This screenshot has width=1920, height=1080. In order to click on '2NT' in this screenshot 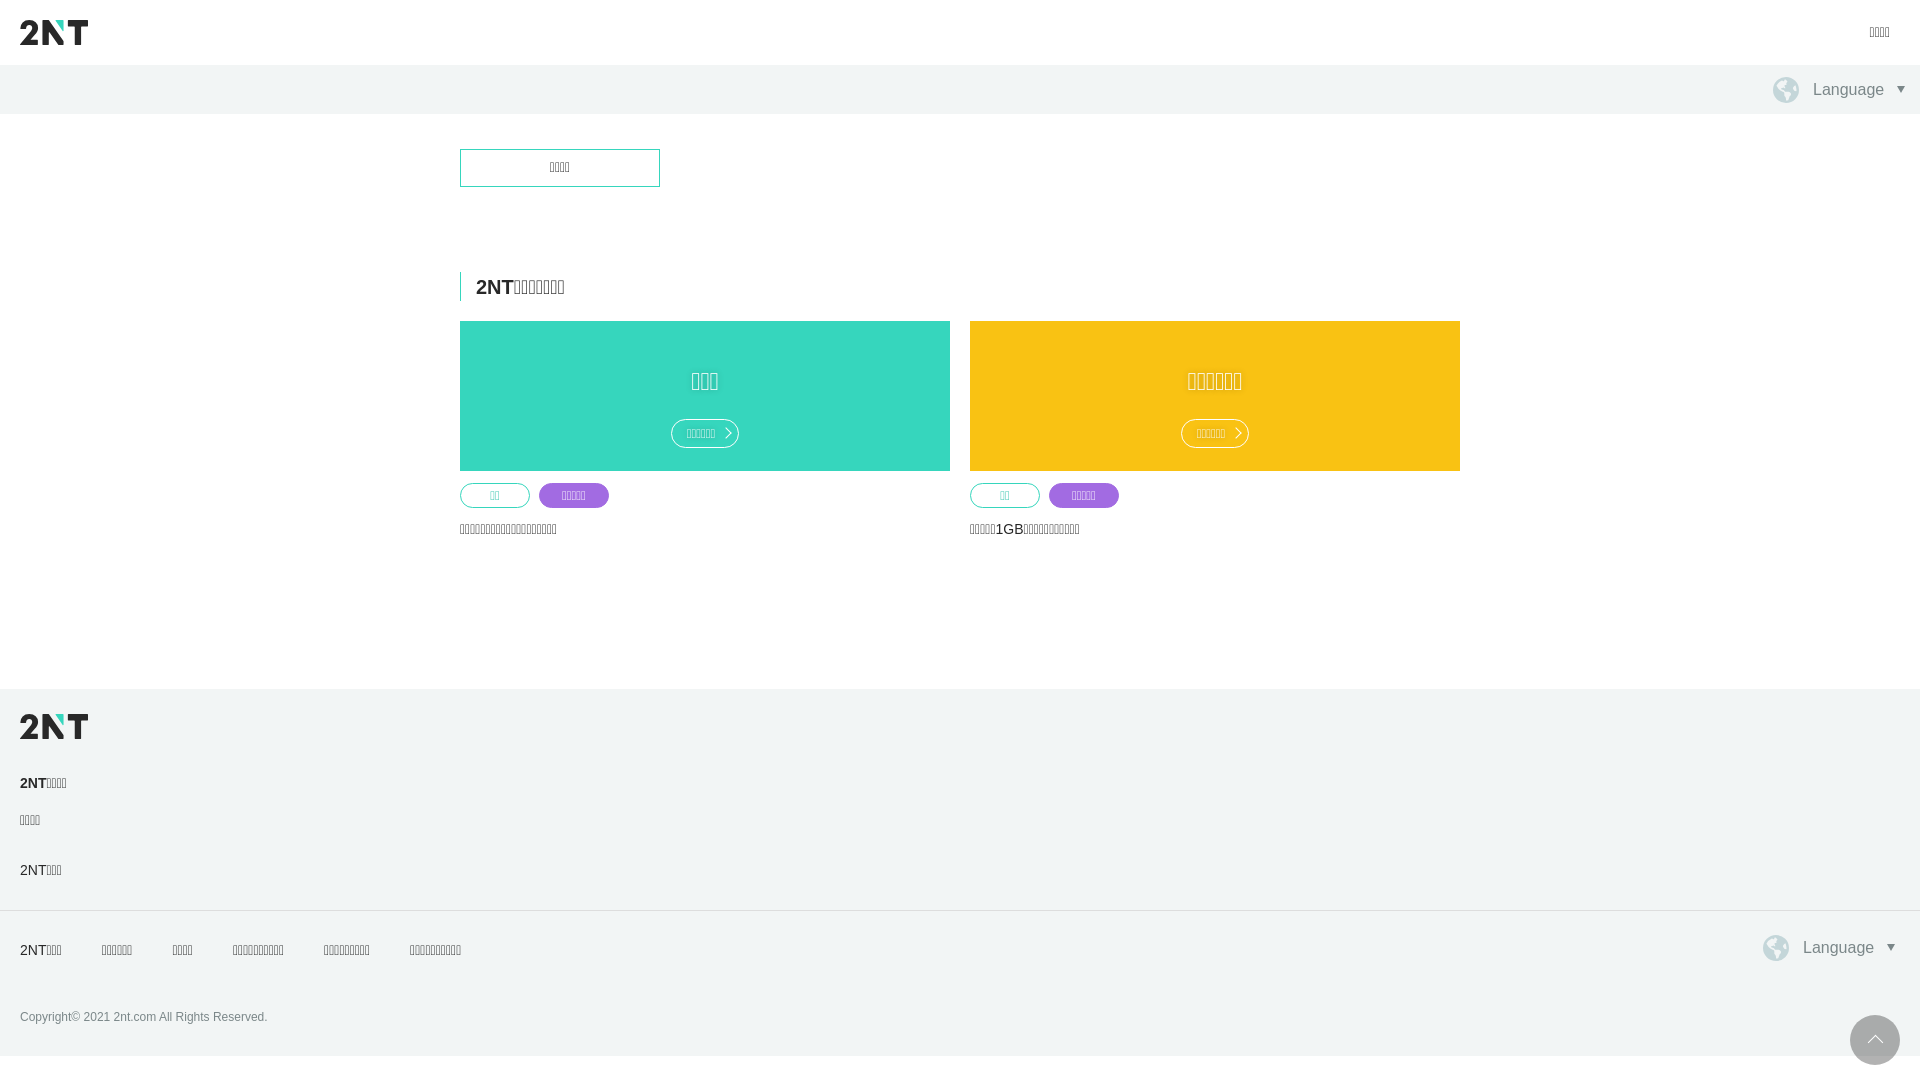, I will do `click(53, 31)`.